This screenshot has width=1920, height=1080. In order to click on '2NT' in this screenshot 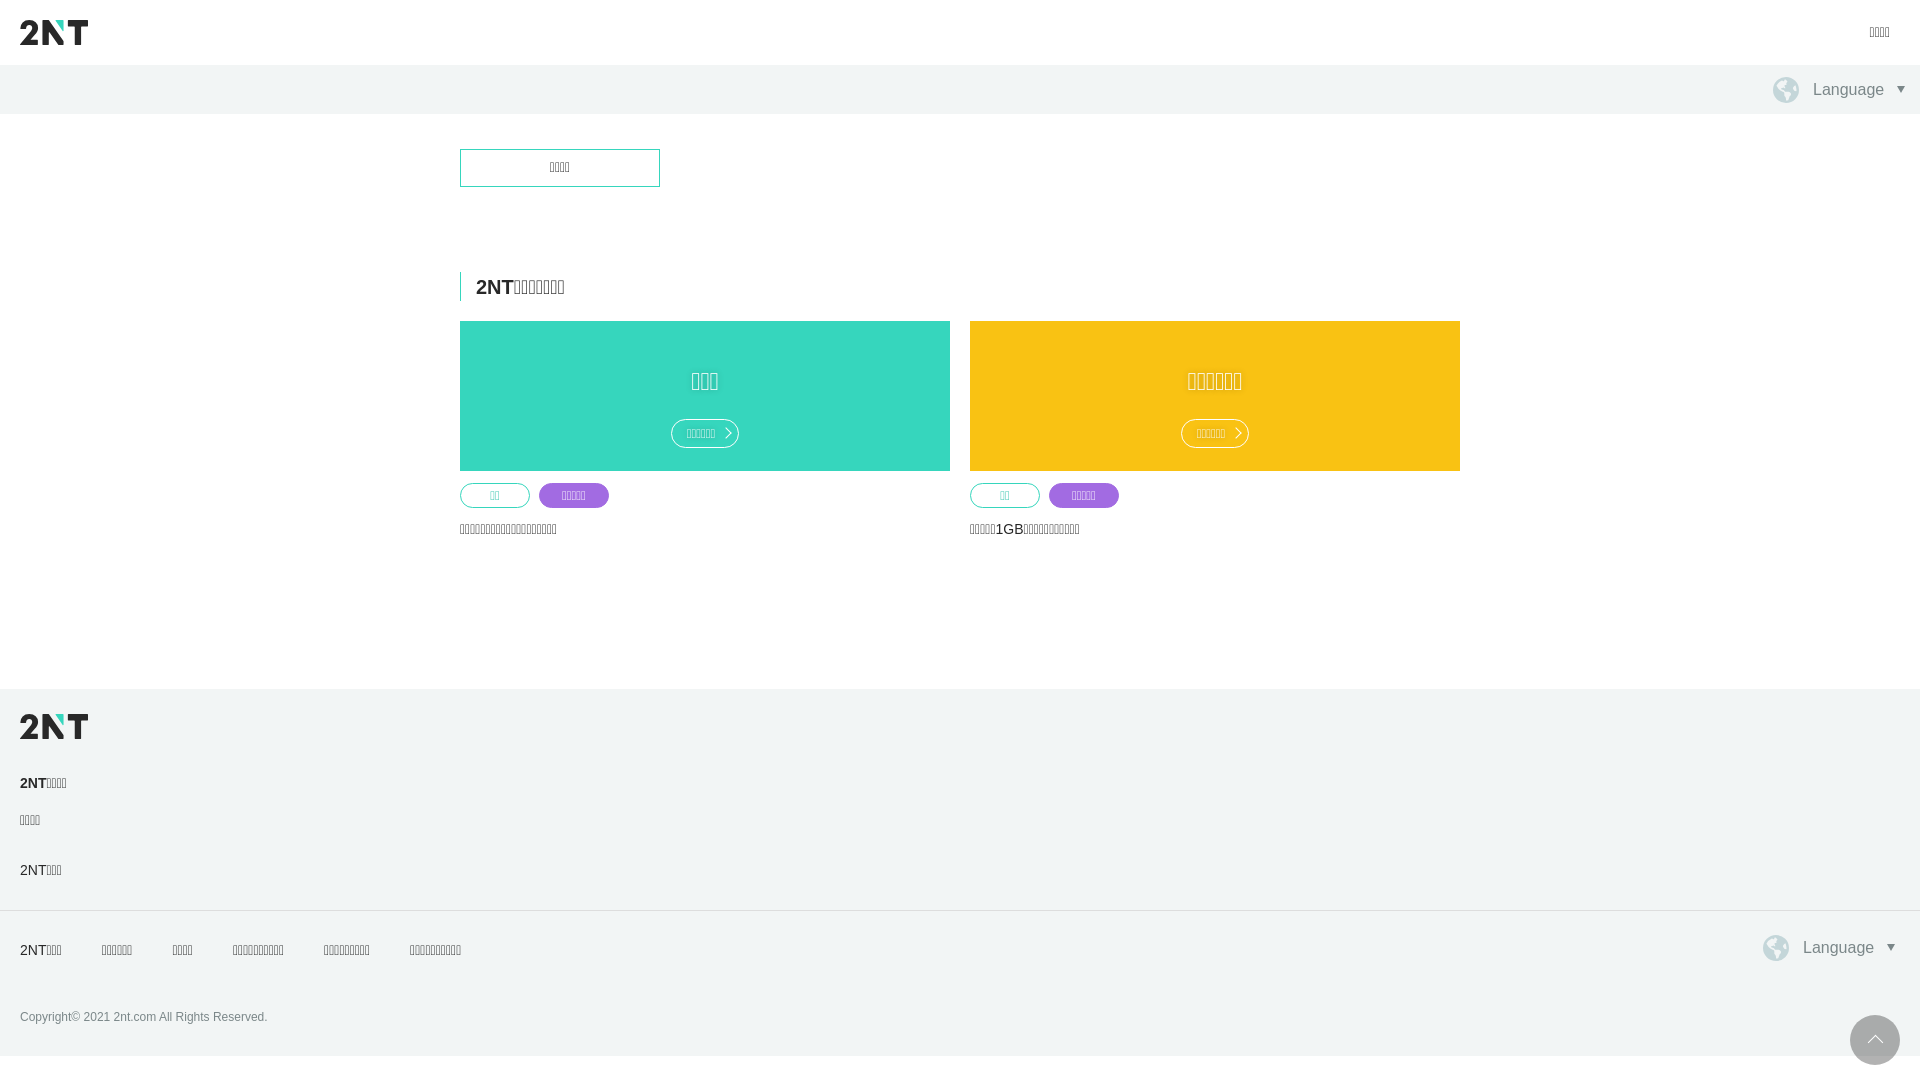, I will do `click(53, 31)`.